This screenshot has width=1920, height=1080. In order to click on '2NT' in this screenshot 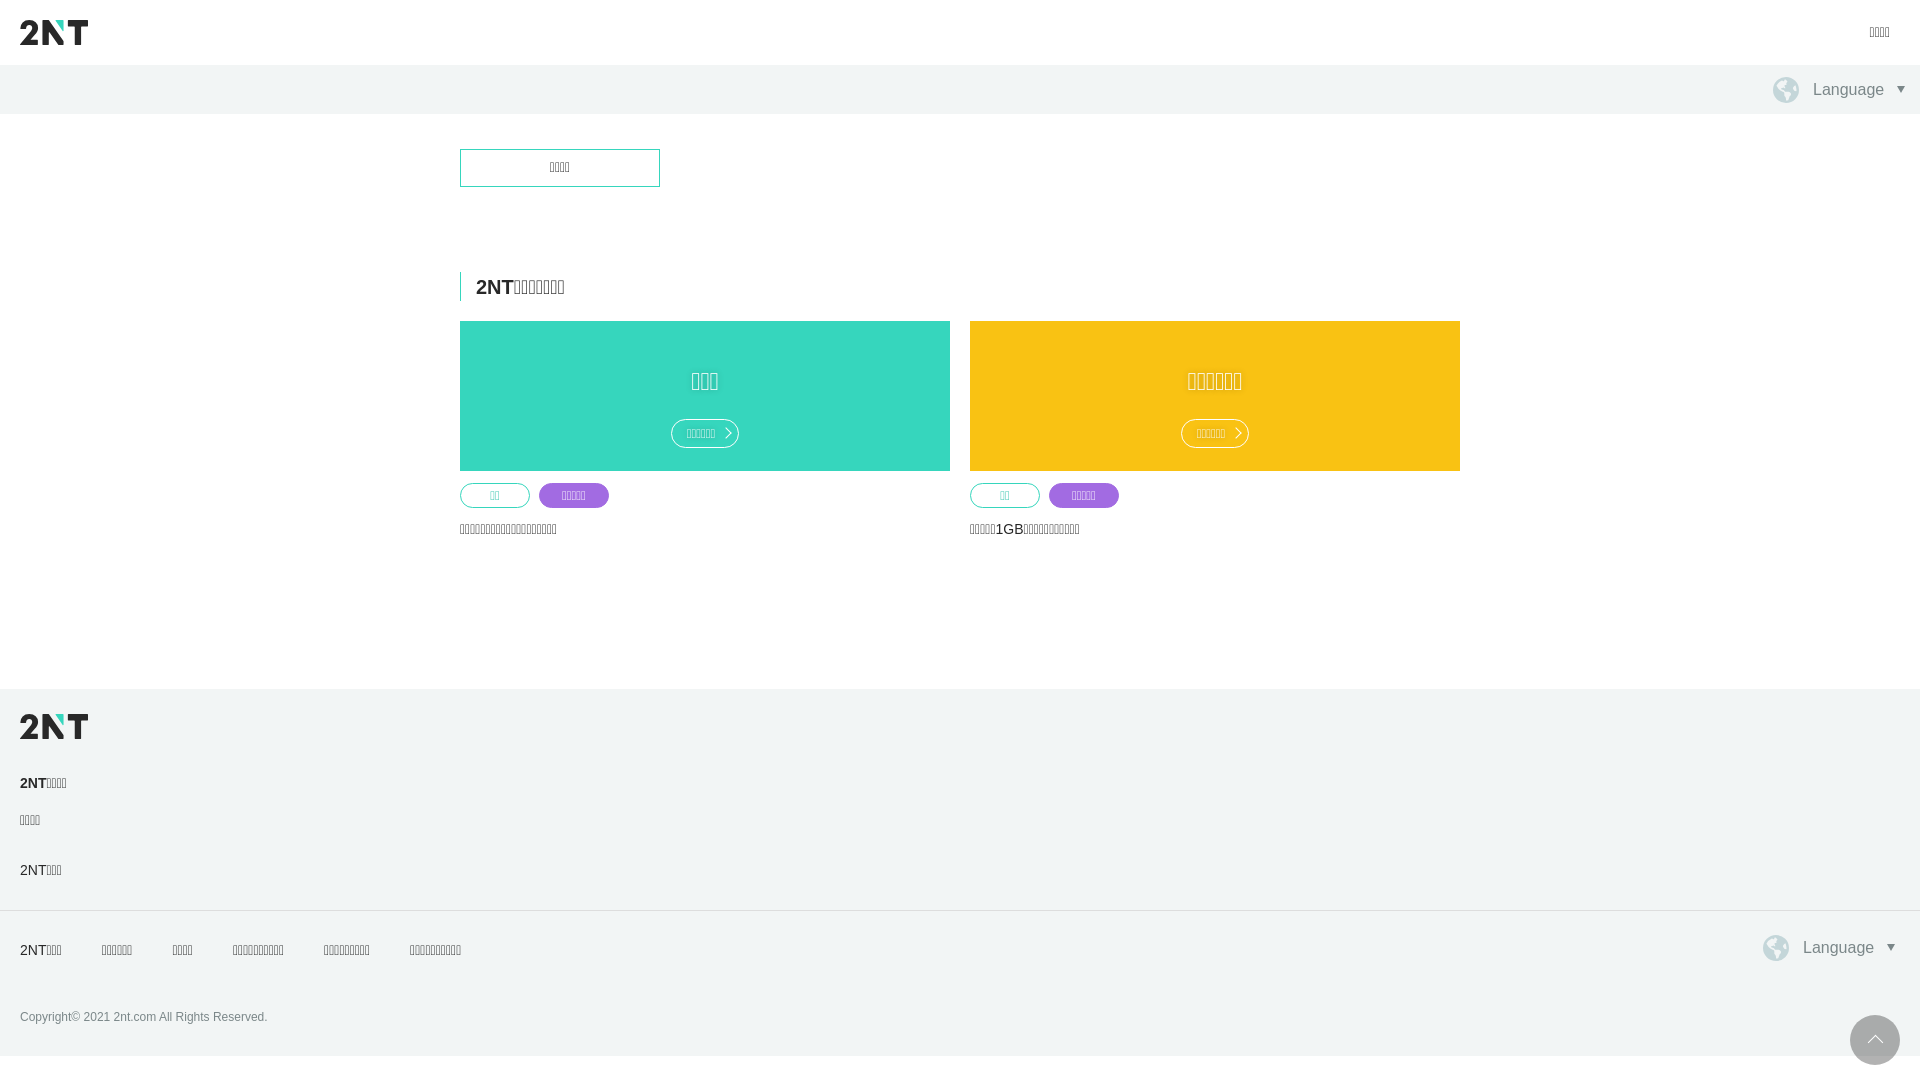, I will do `click(53, 31)`.